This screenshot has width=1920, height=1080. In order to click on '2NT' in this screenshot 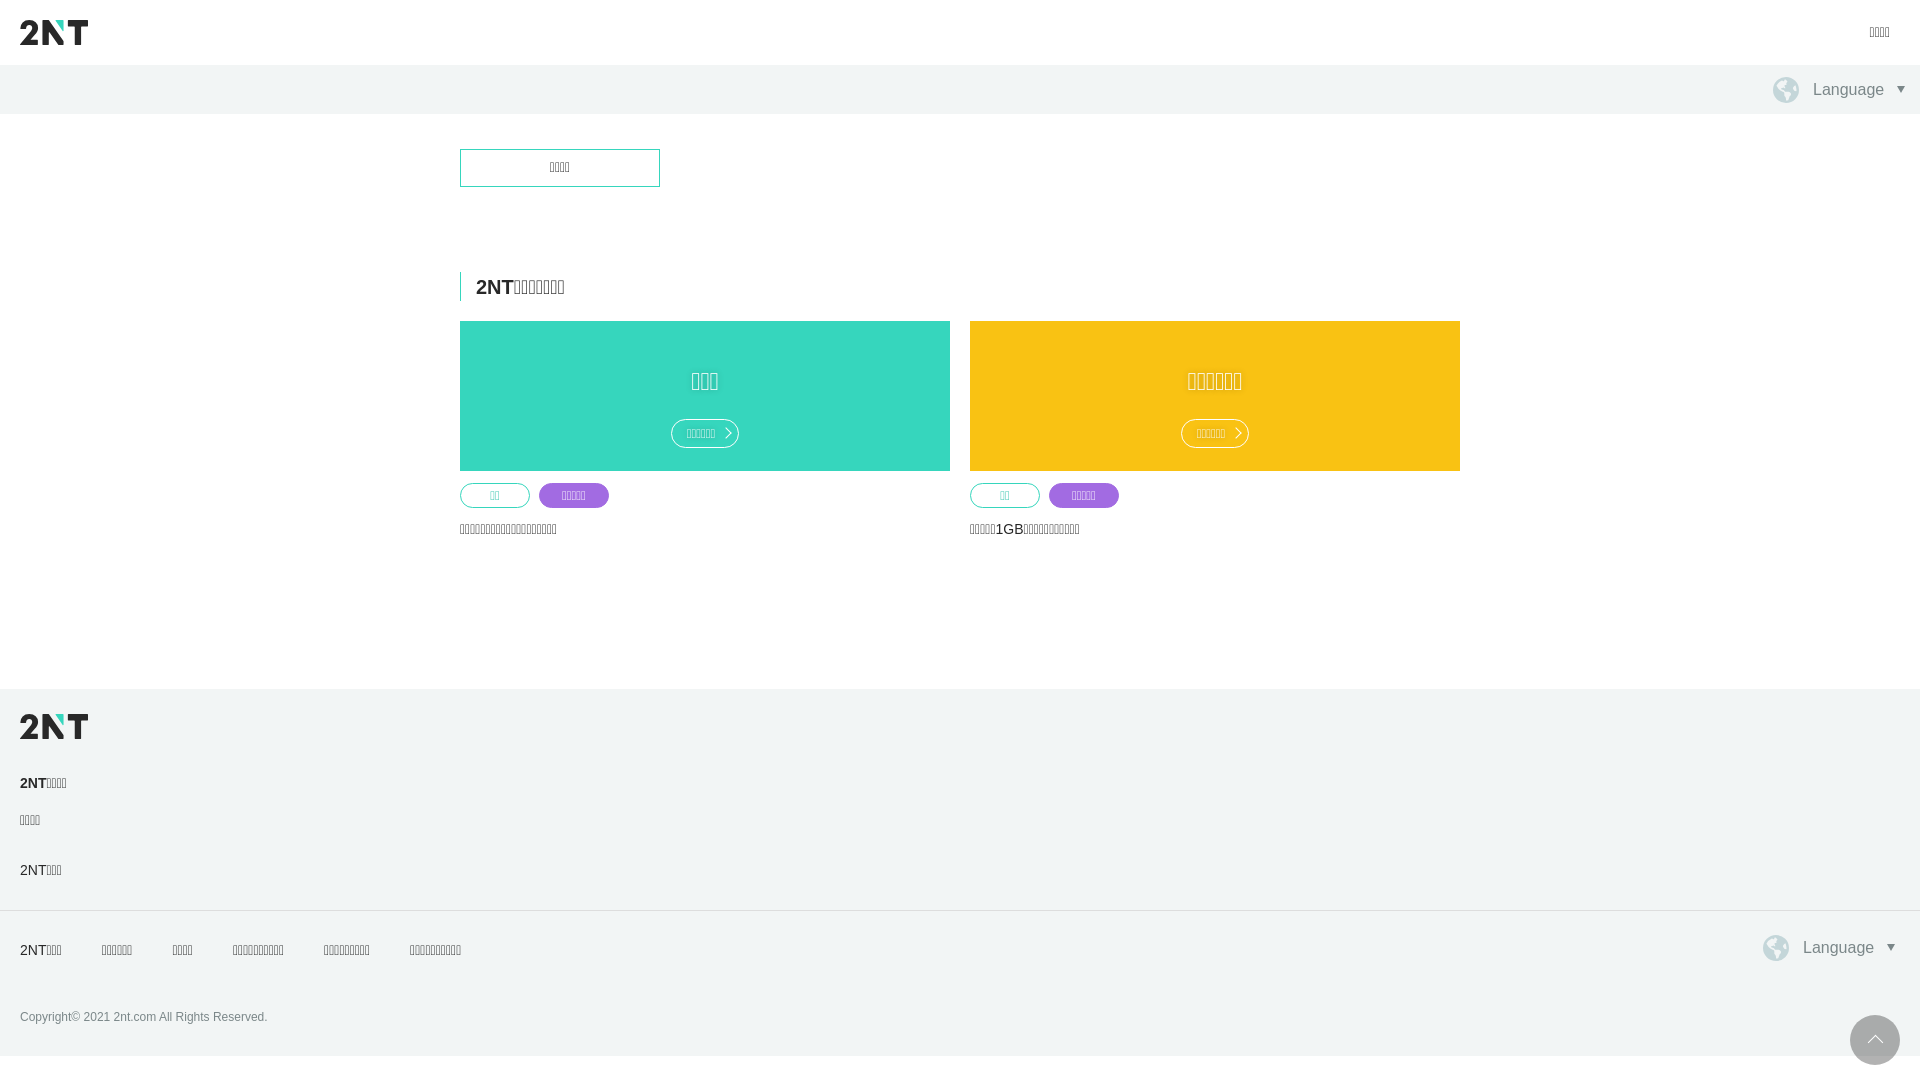, I will do `click(53, 31)`.